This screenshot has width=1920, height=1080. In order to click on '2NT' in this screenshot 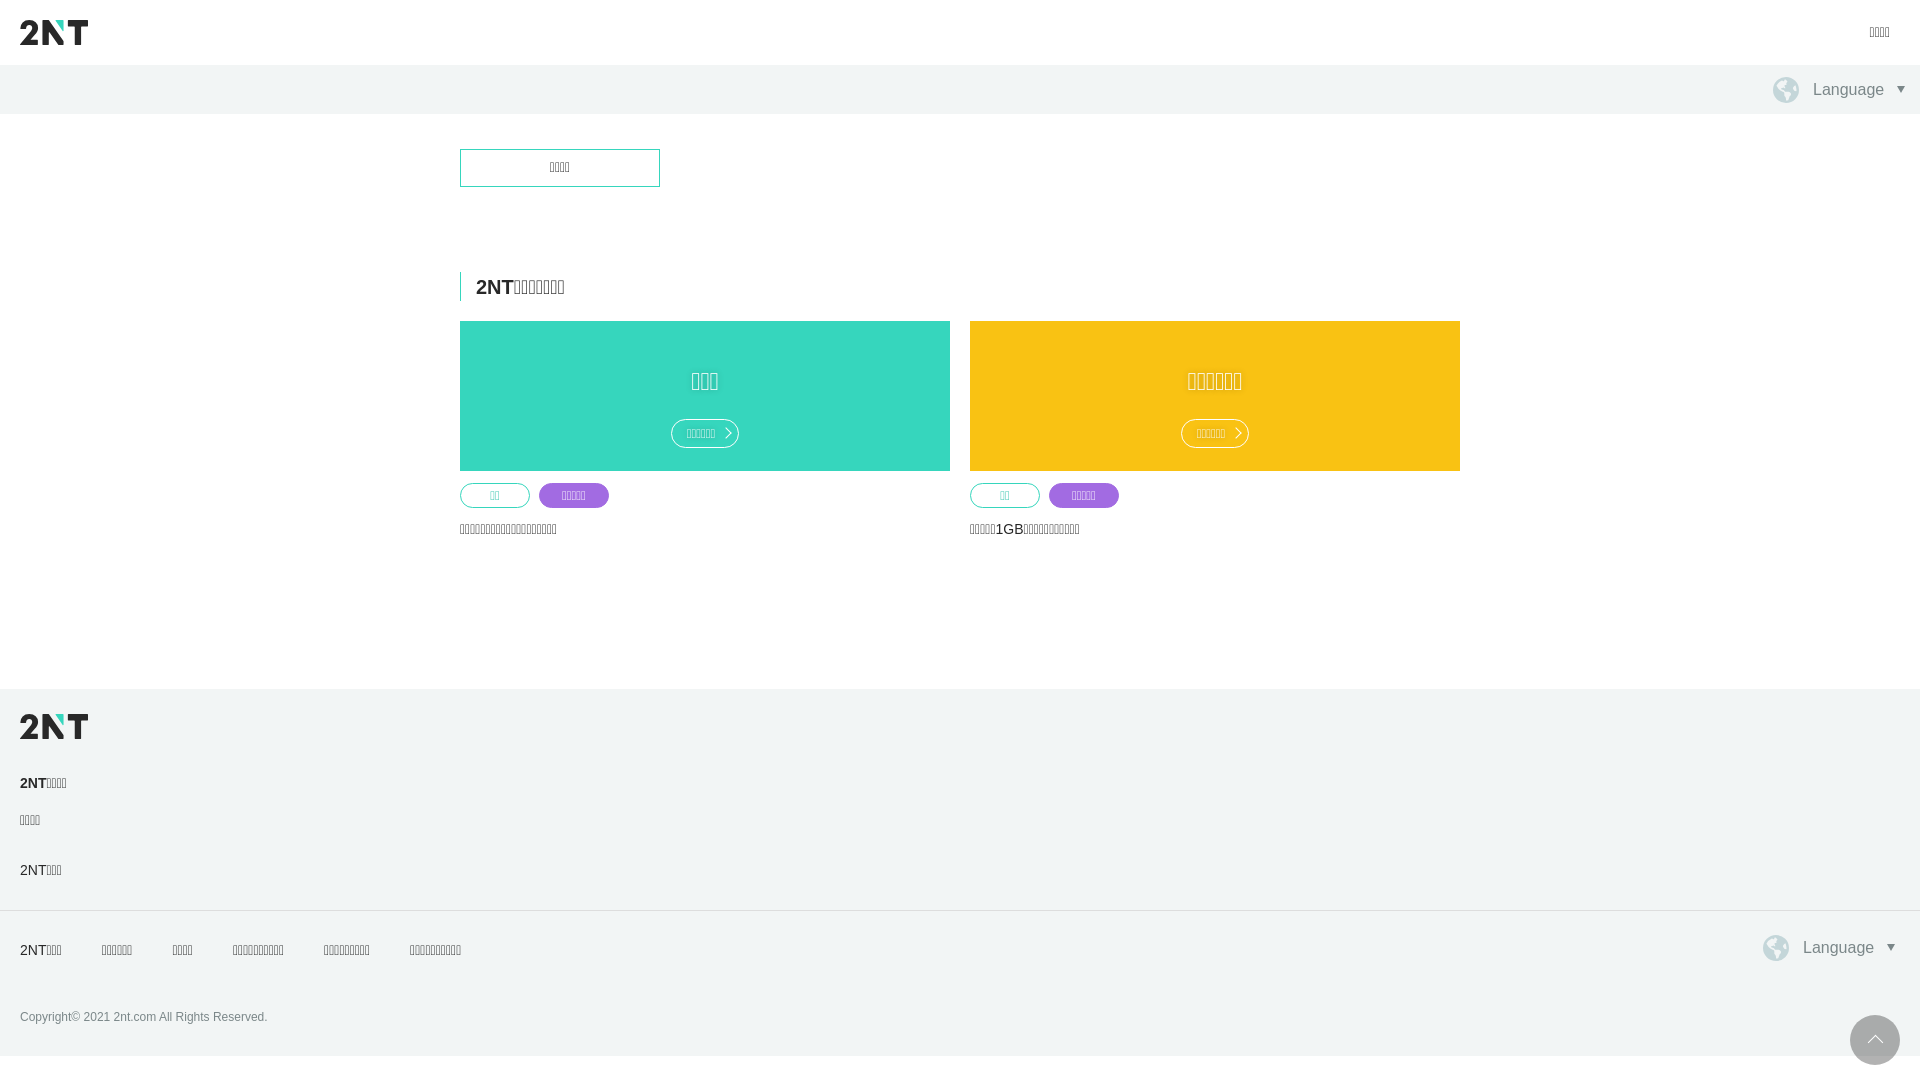, I will do `click(53, 31)`.